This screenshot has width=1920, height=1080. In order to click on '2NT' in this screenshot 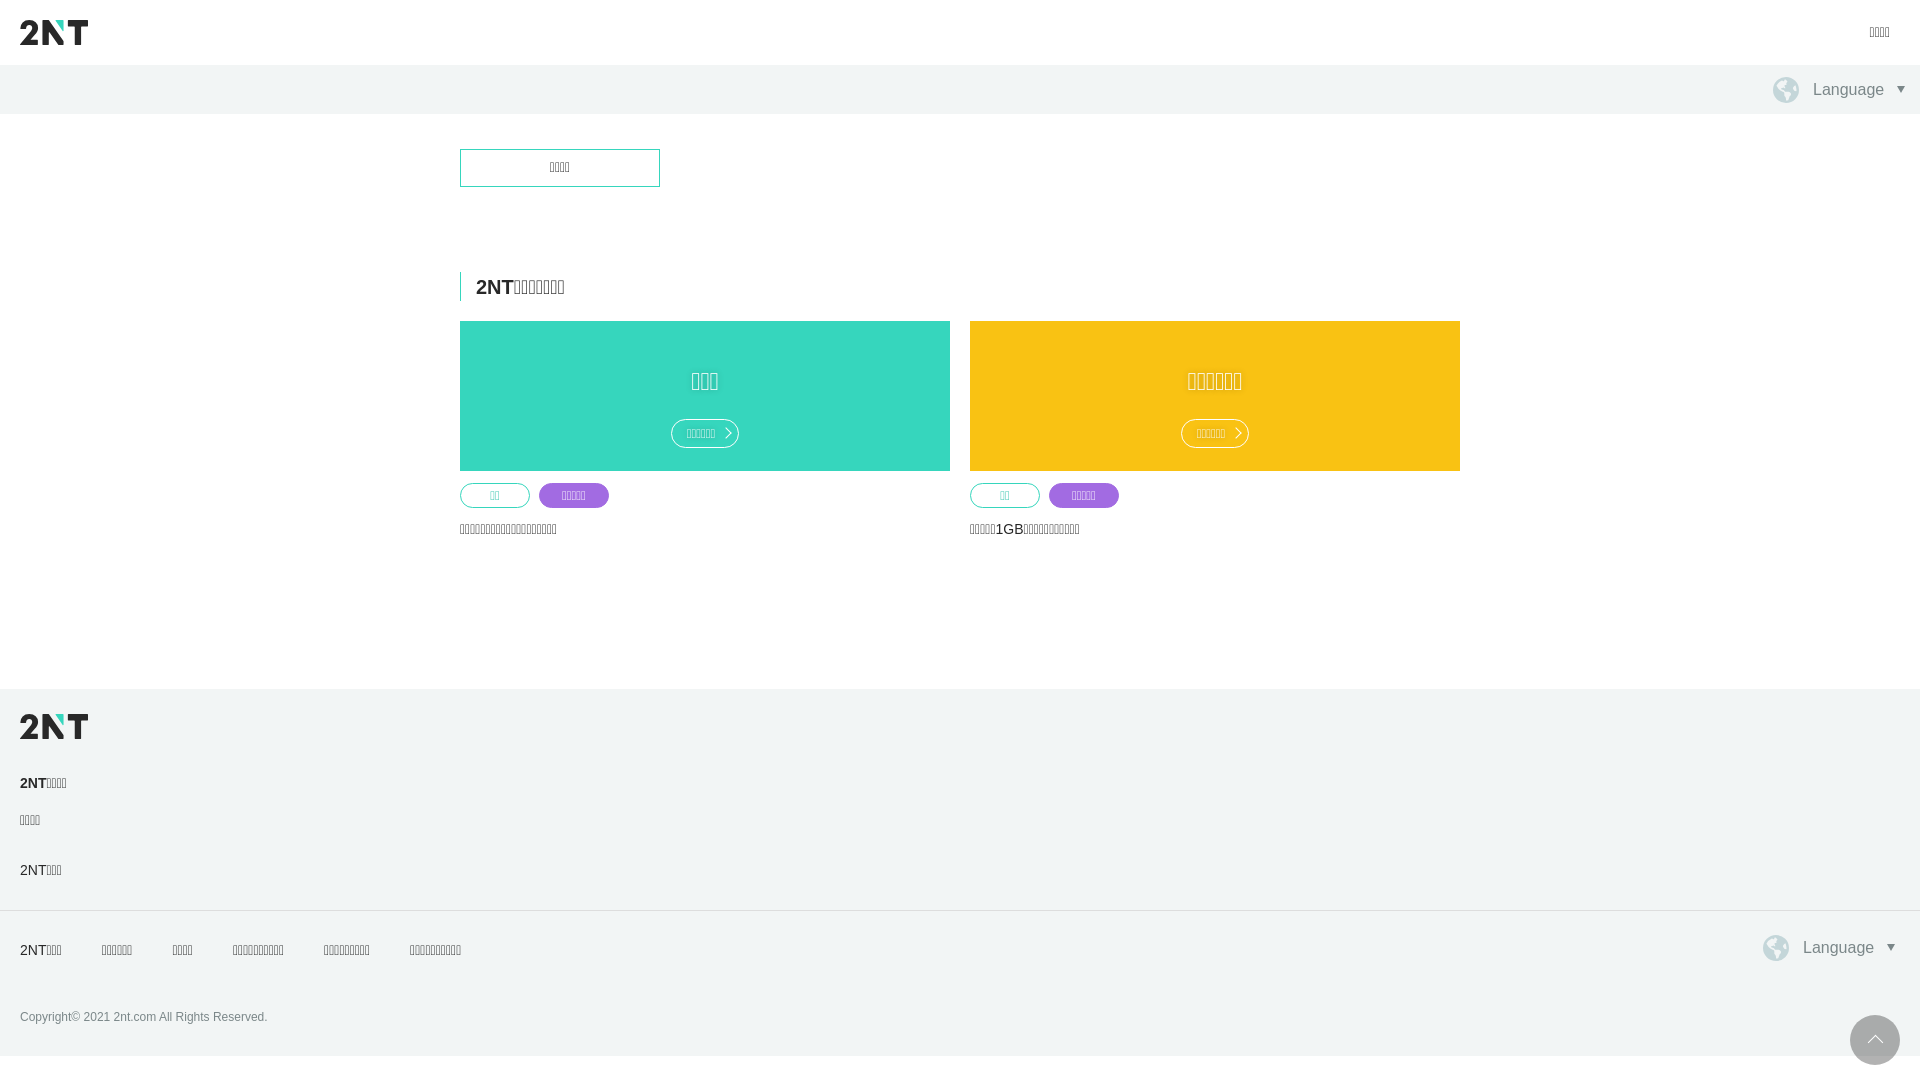, I will do `click(53, 31)`.